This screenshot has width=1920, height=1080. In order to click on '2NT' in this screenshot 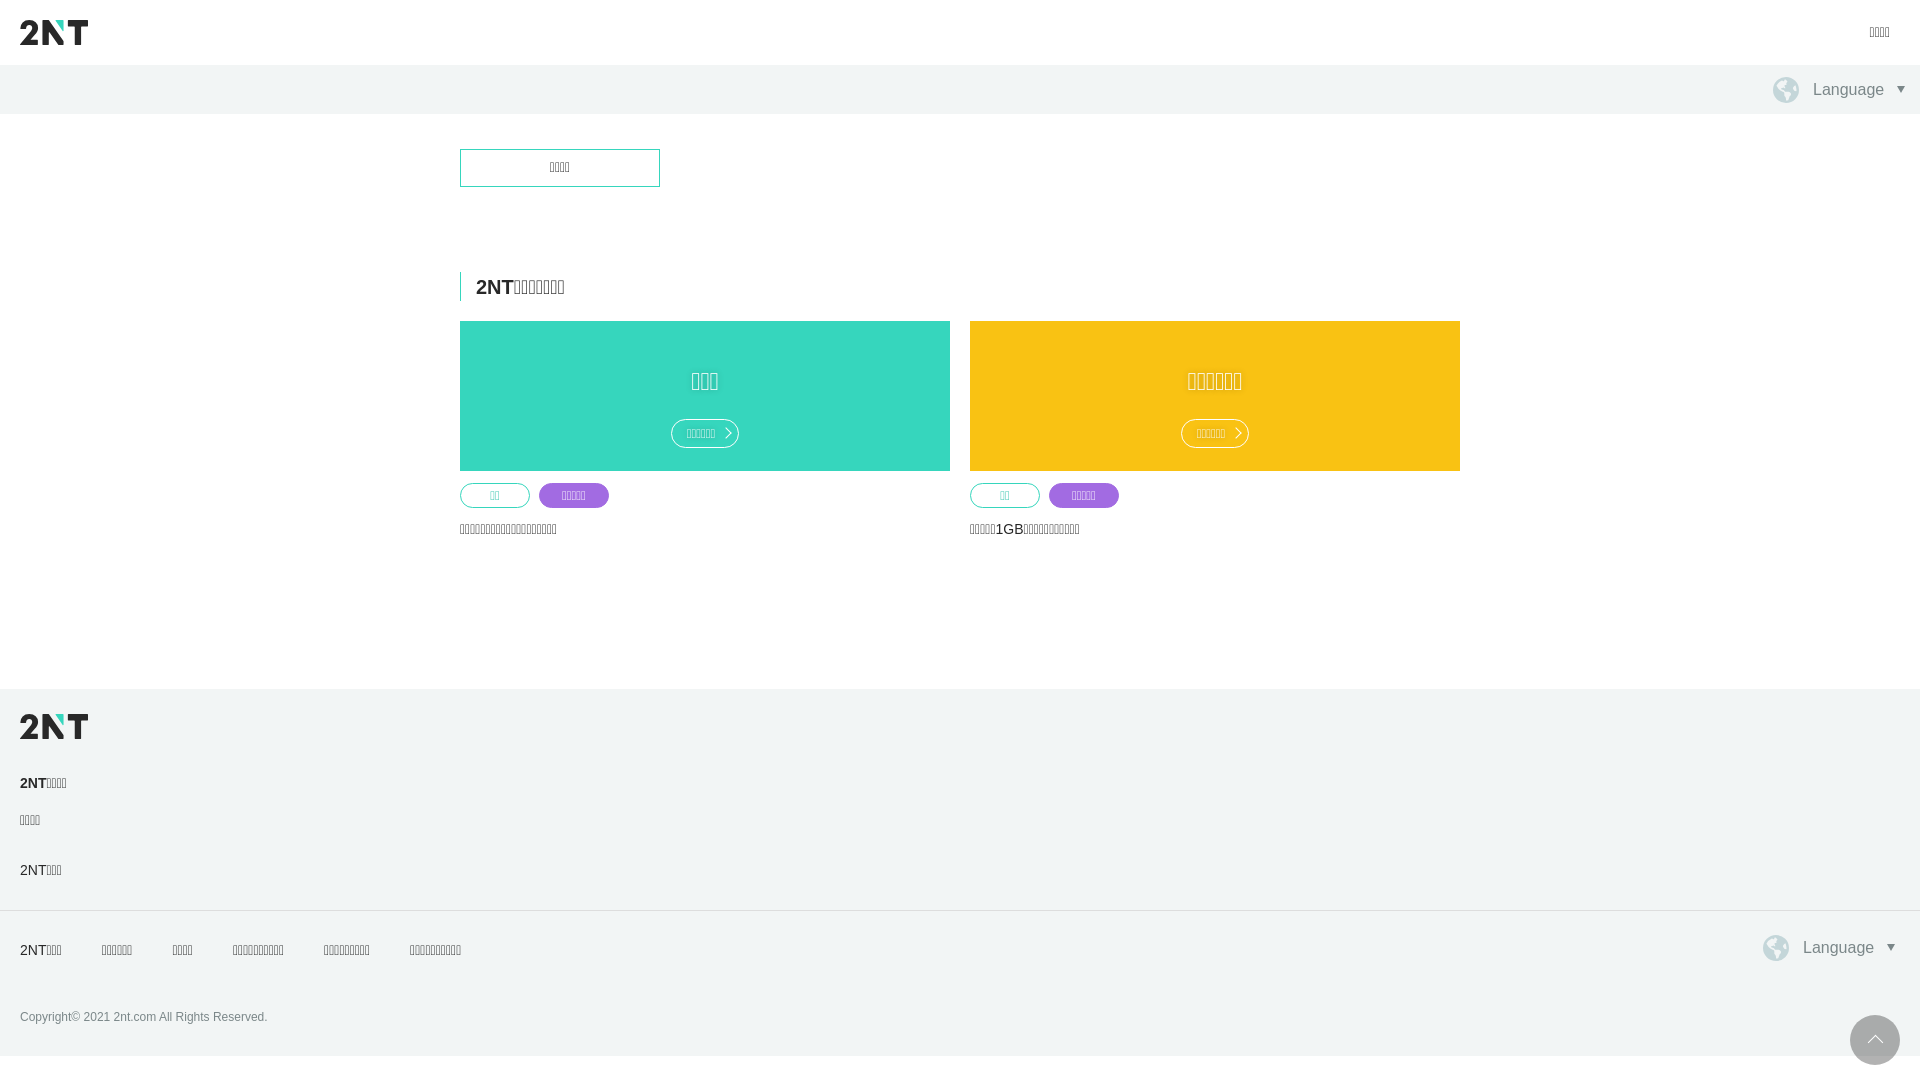, I will do `click(53, 31)`.